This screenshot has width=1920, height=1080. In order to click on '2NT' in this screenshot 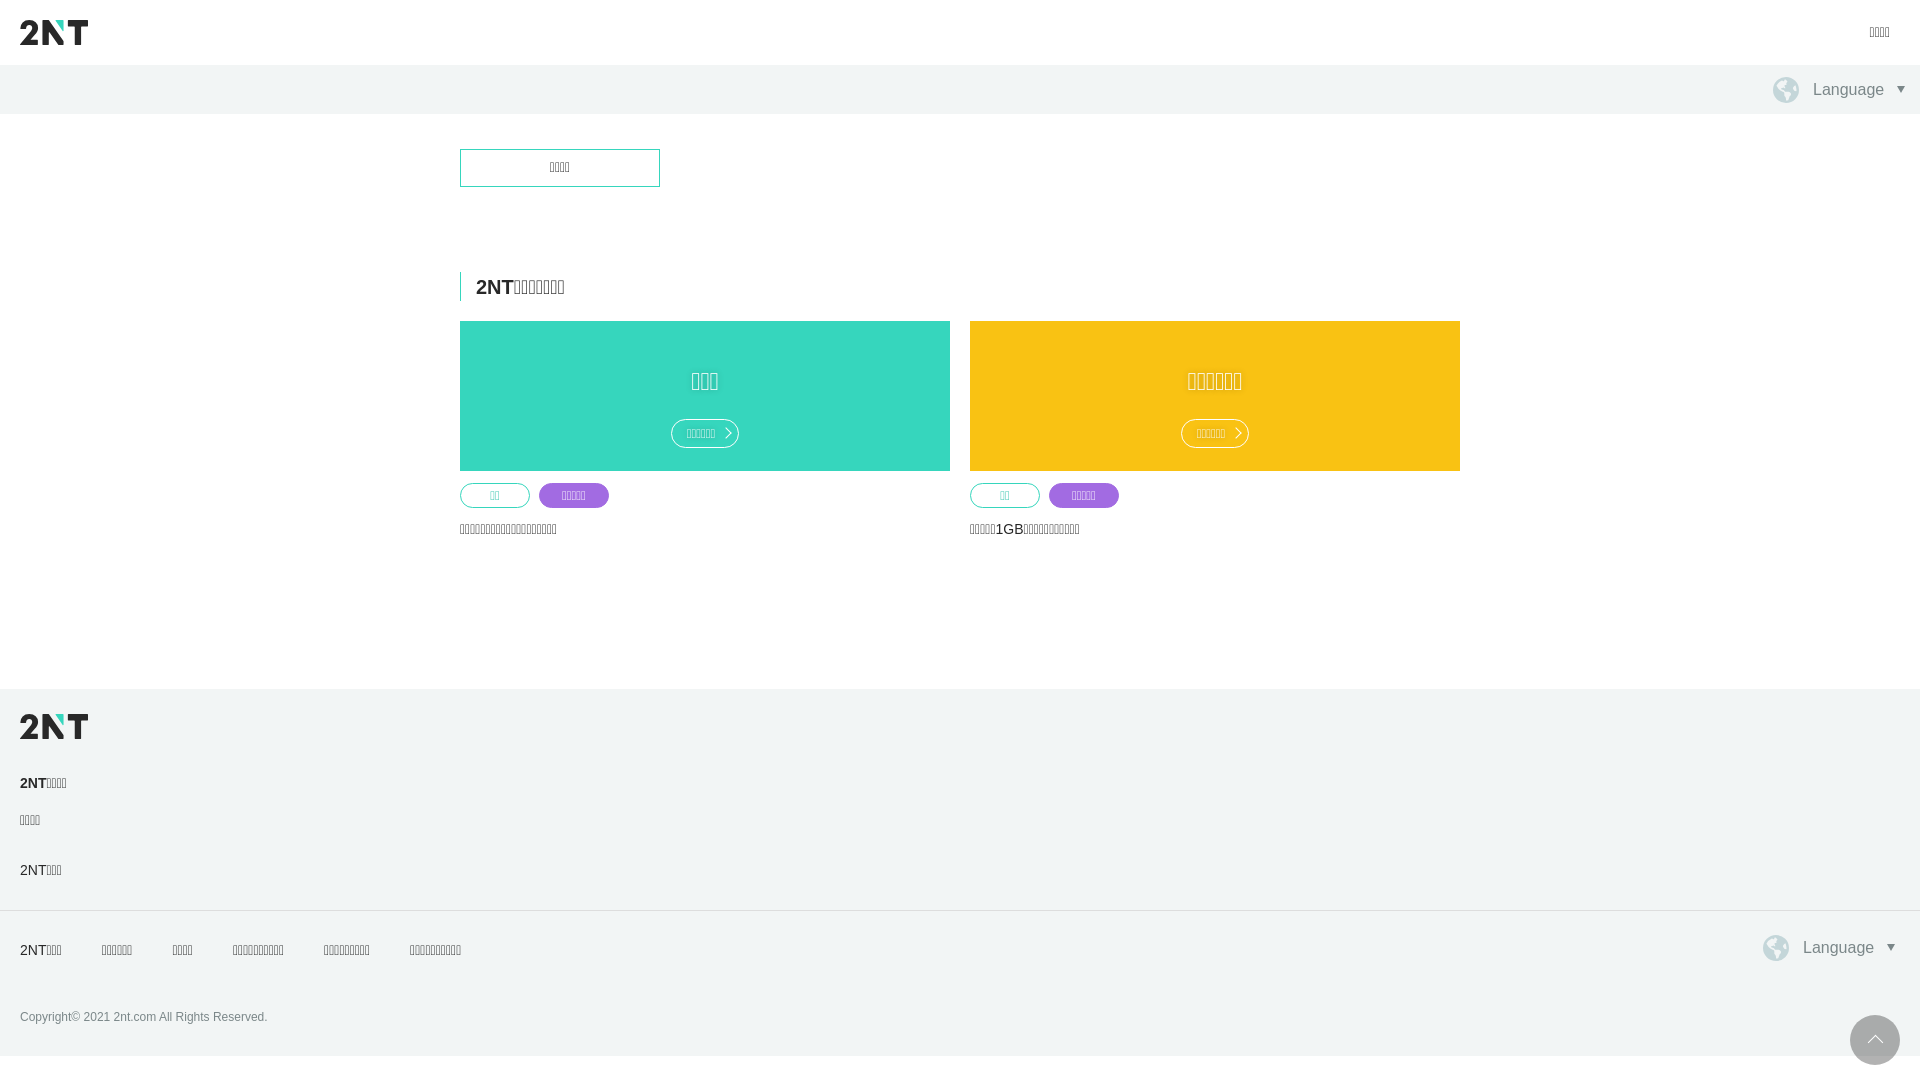, I will do `click(53, 31)`.